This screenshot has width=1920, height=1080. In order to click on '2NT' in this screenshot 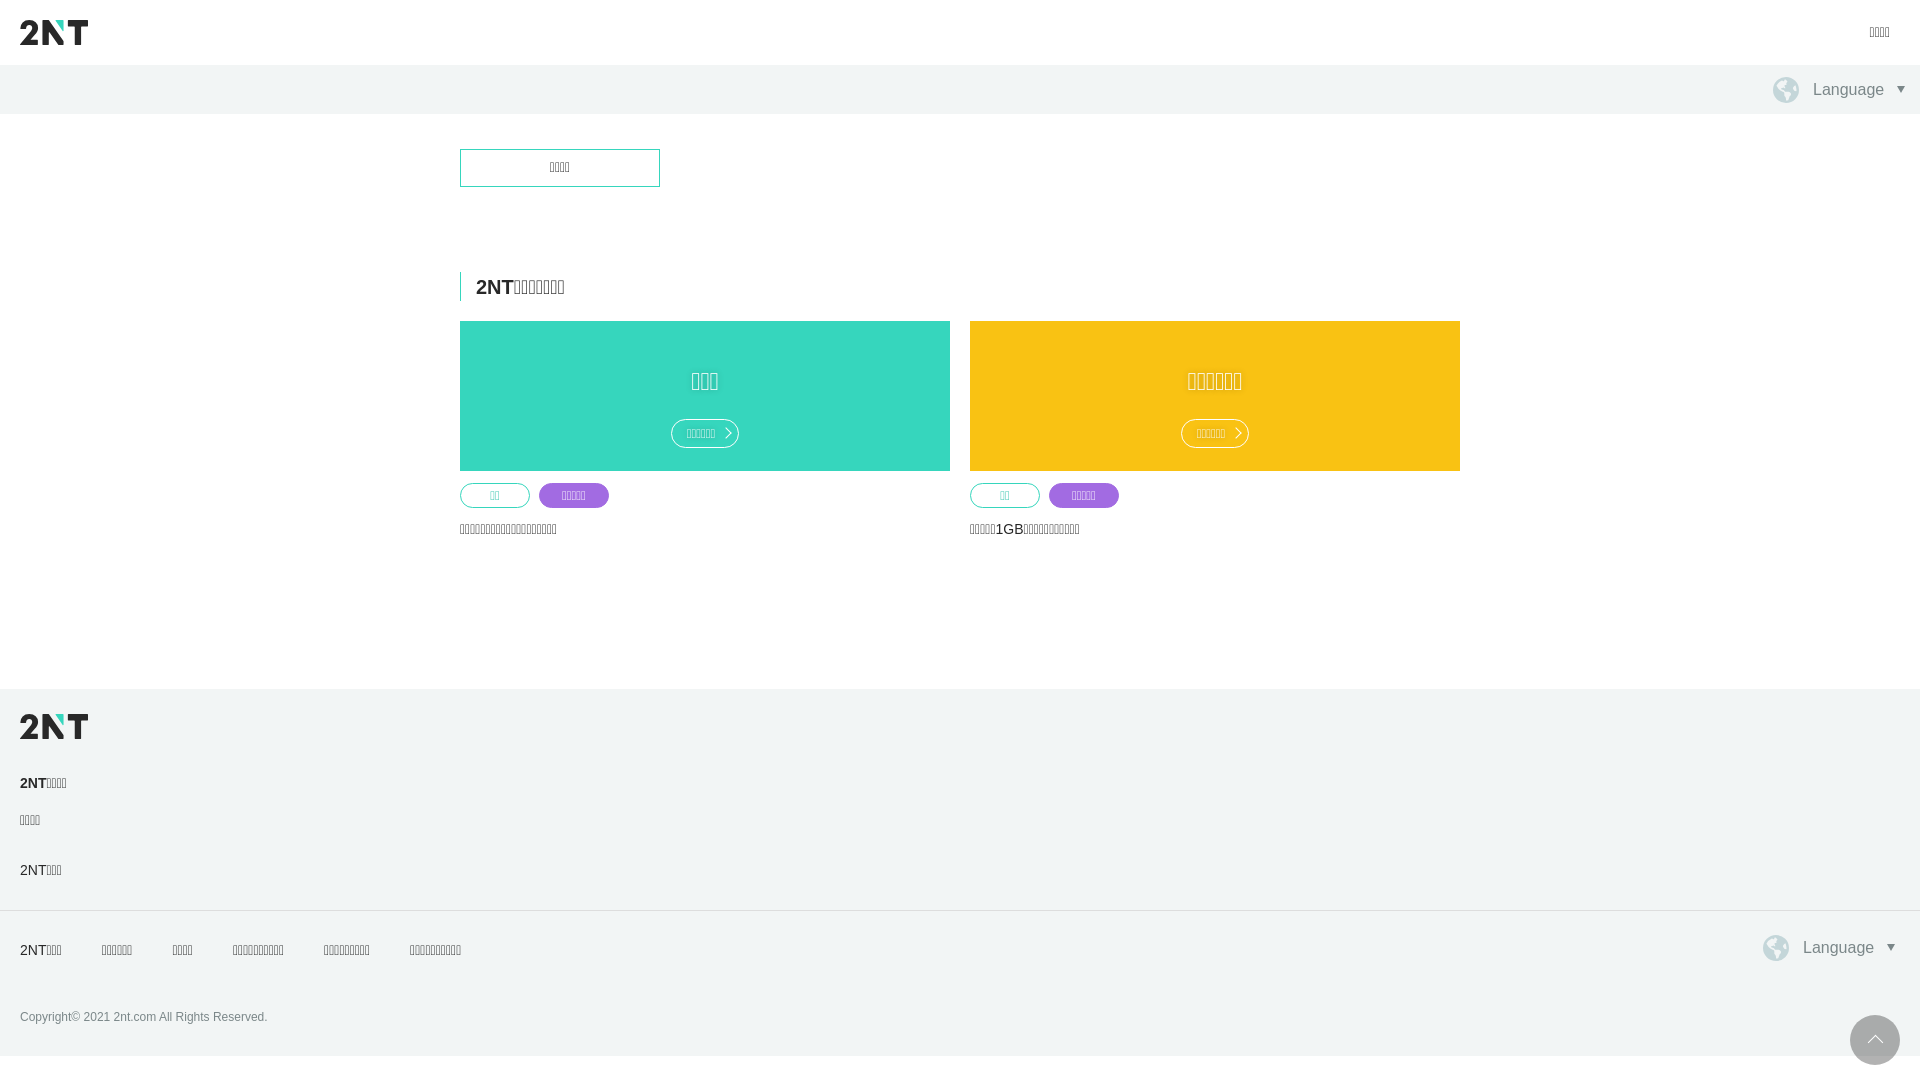, I will do `click(53, 31)`.